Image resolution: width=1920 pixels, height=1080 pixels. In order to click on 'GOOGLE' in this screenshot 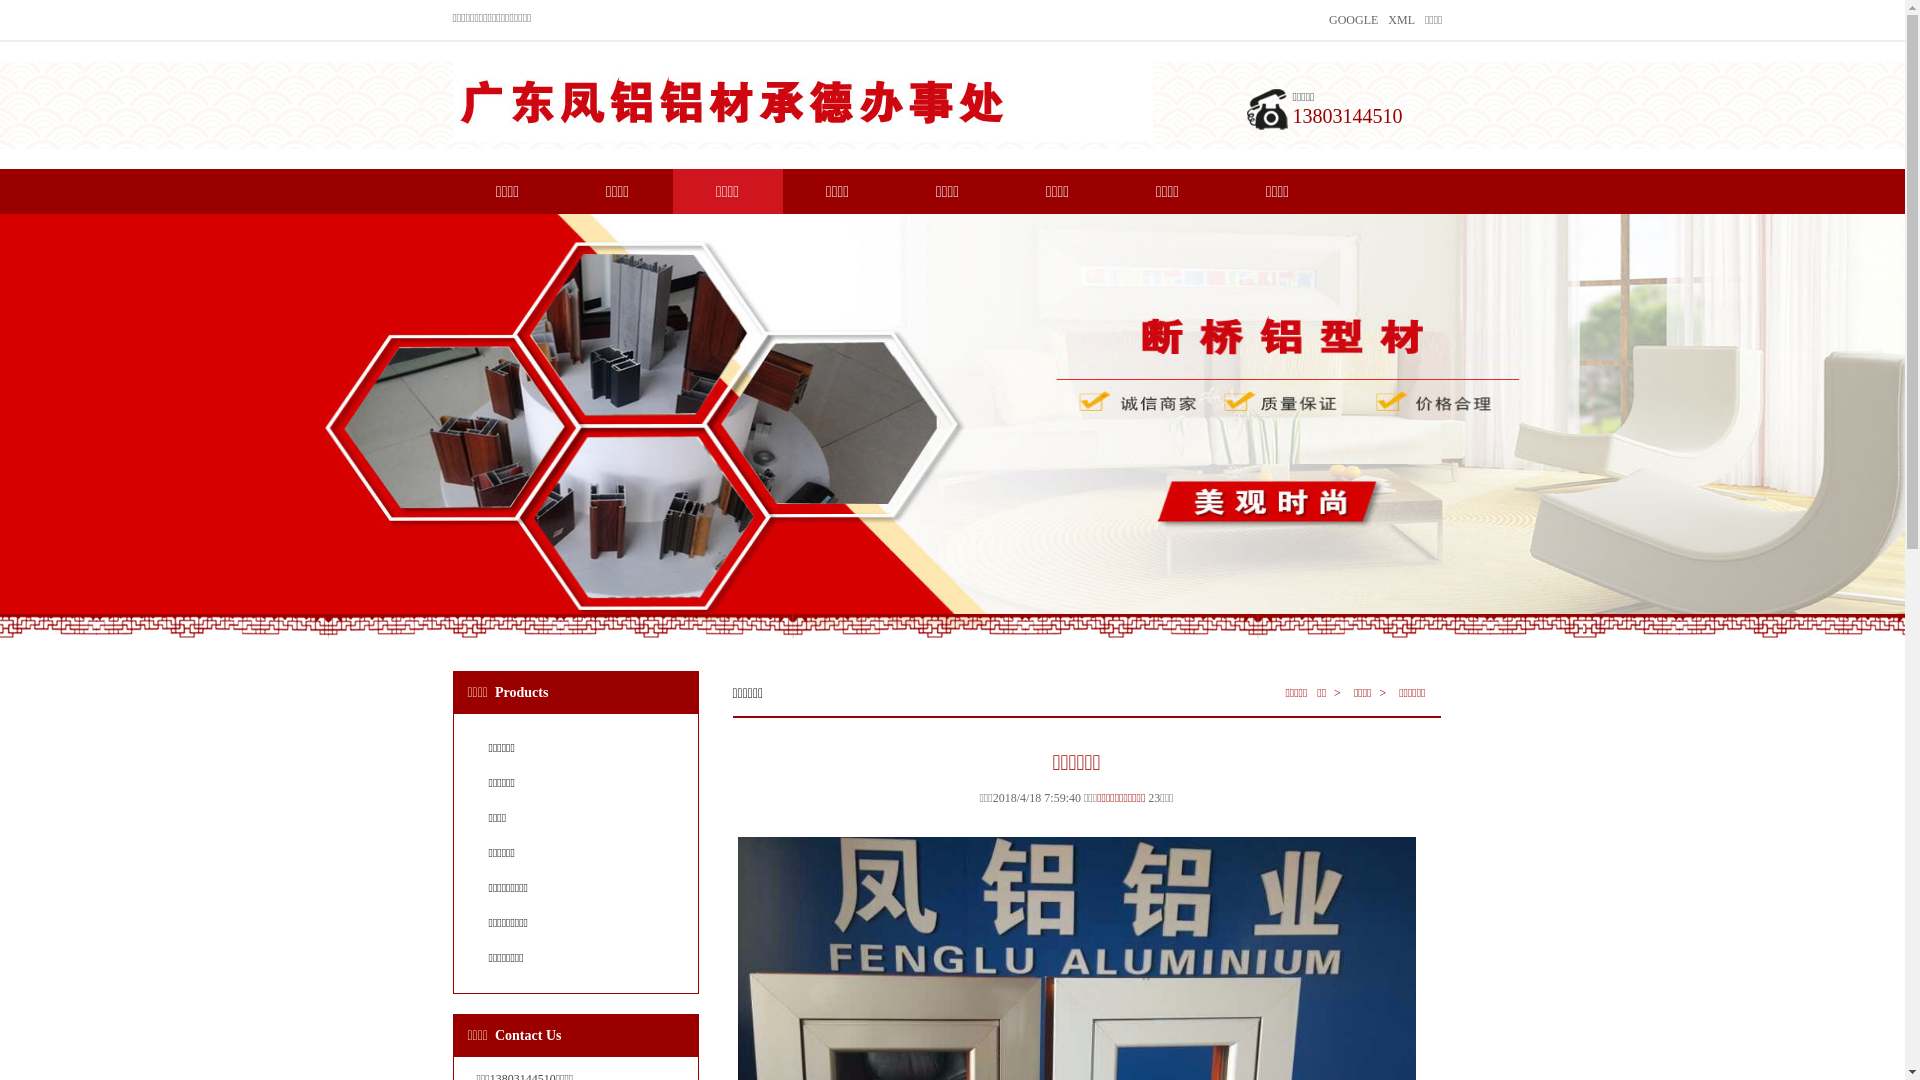, I will do `click(1329, 19)`.